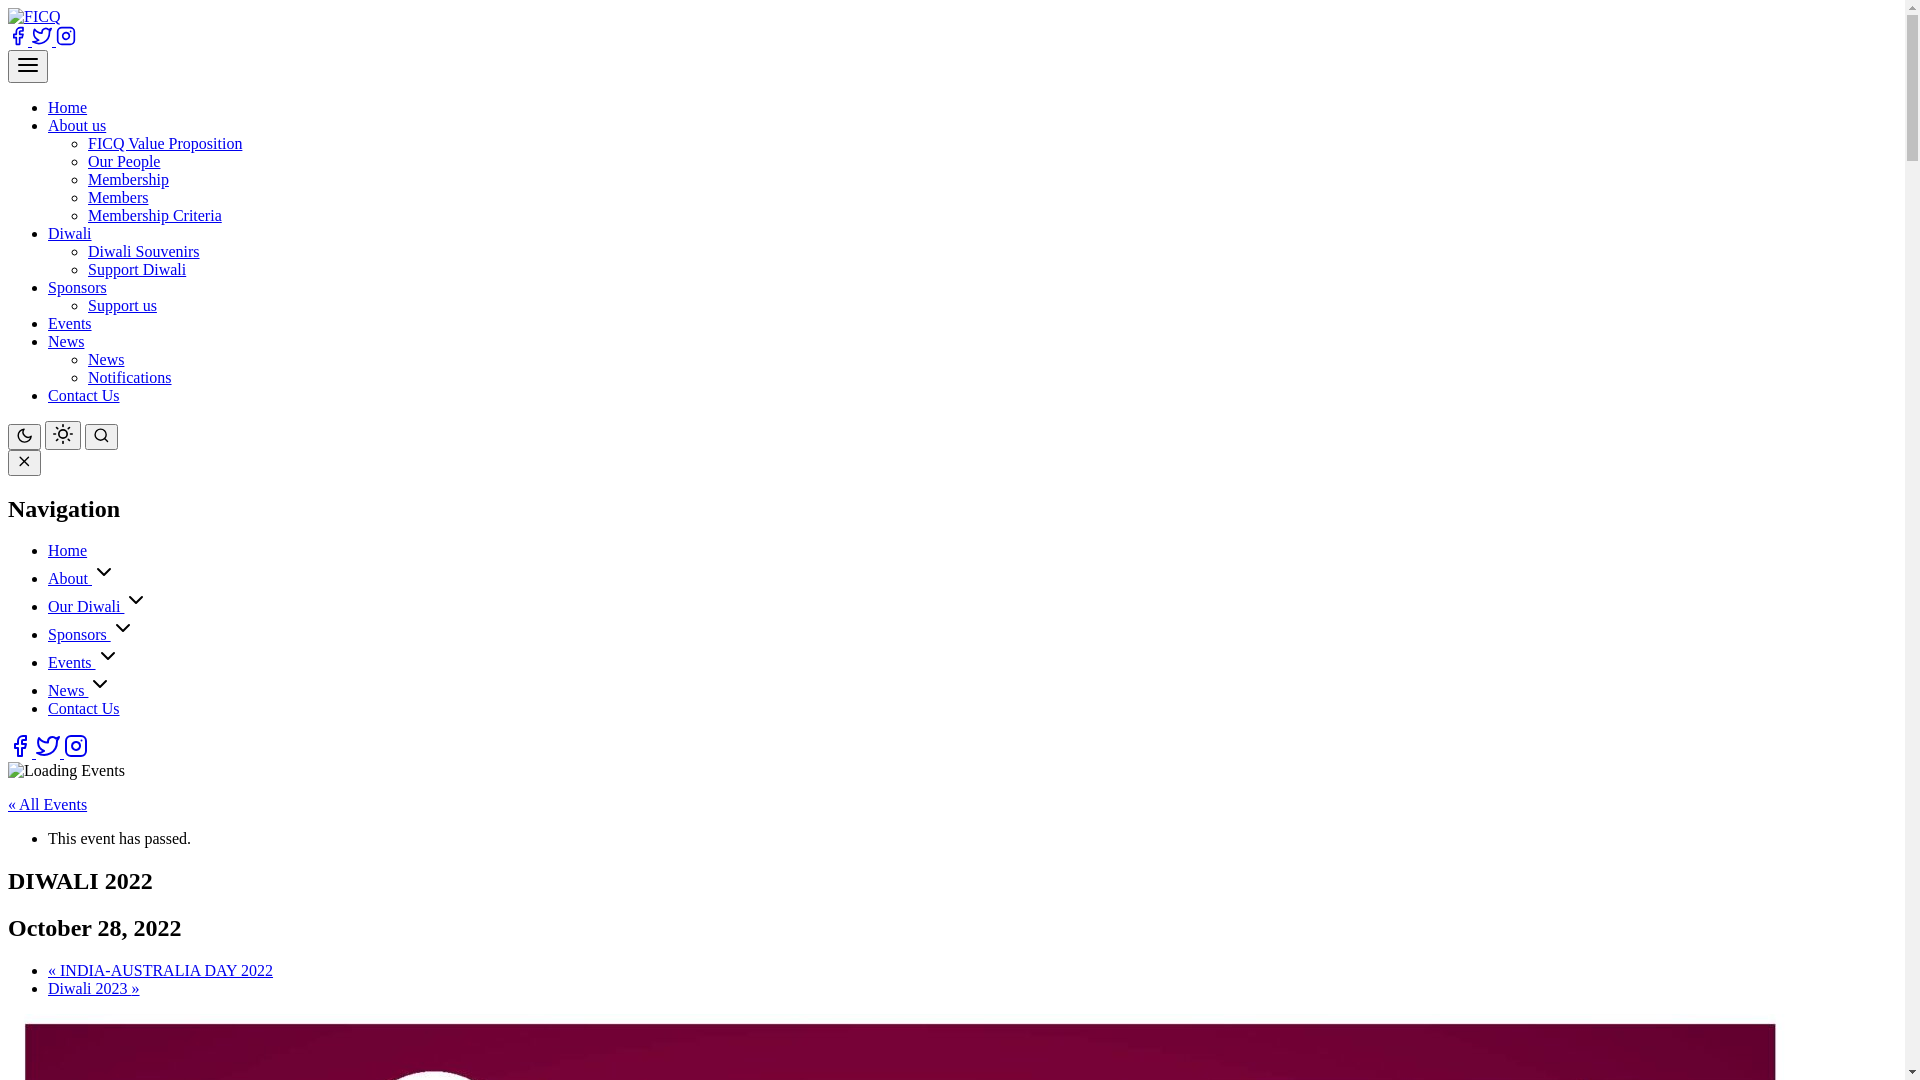  Describe the element at coordinates (72, 662) in the screenshot. I see `'Events'` at that location.